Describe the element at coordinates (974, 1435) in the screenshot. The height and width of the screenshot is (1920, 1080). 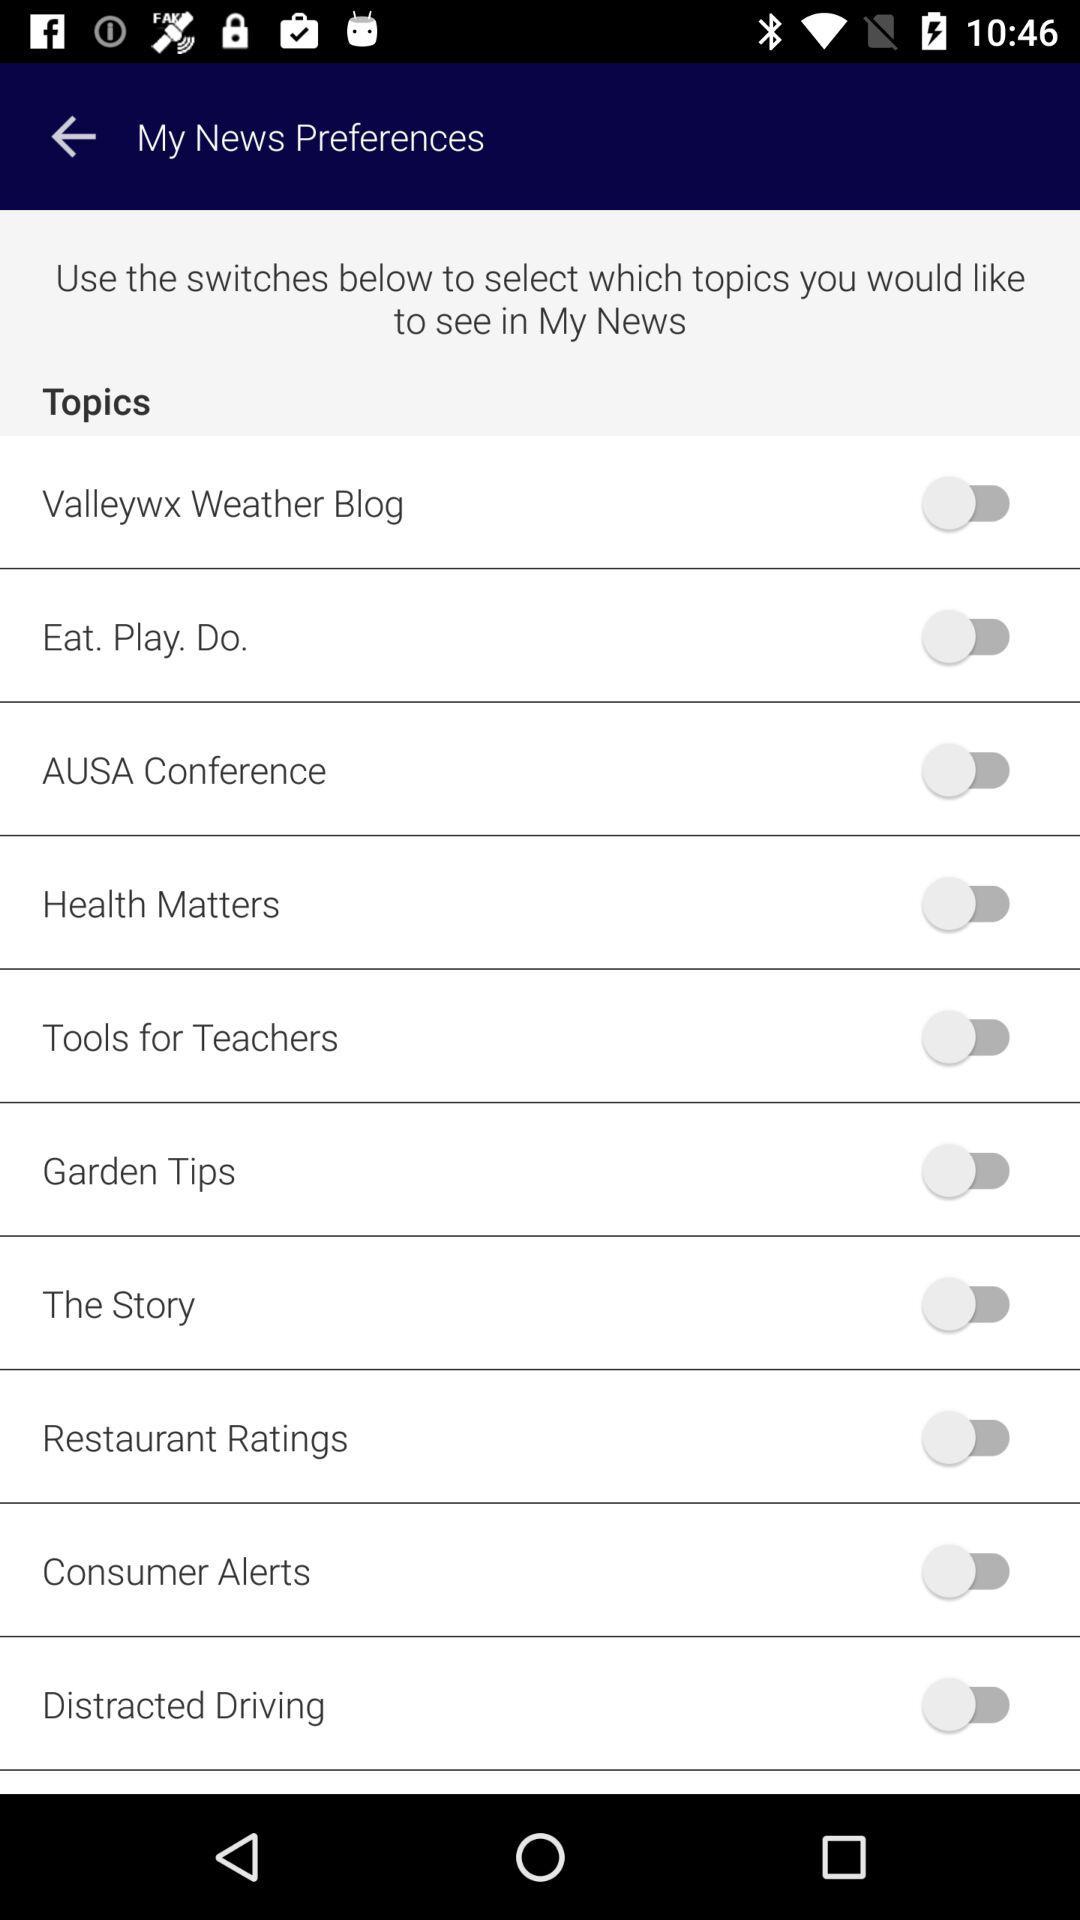
I see `back` at that location.